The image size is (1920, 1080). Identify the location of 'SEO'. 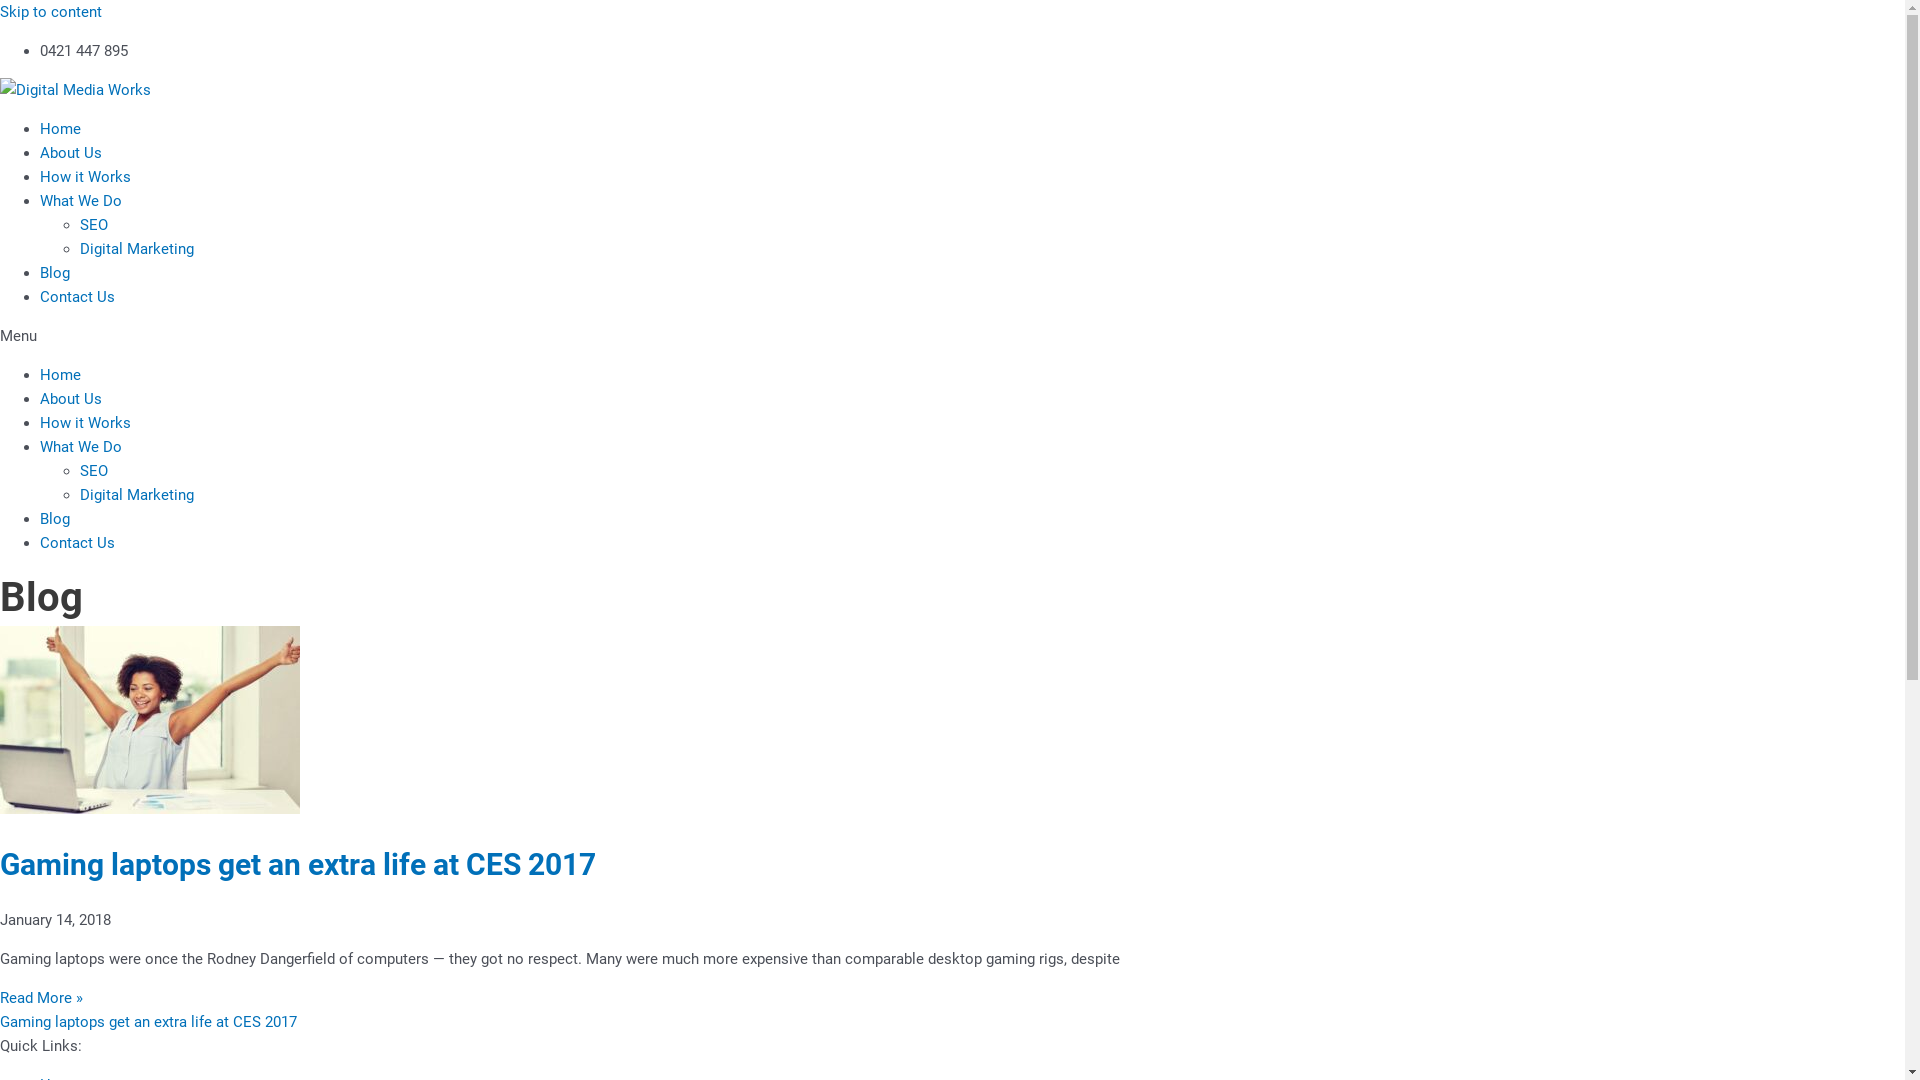
(80, 224).